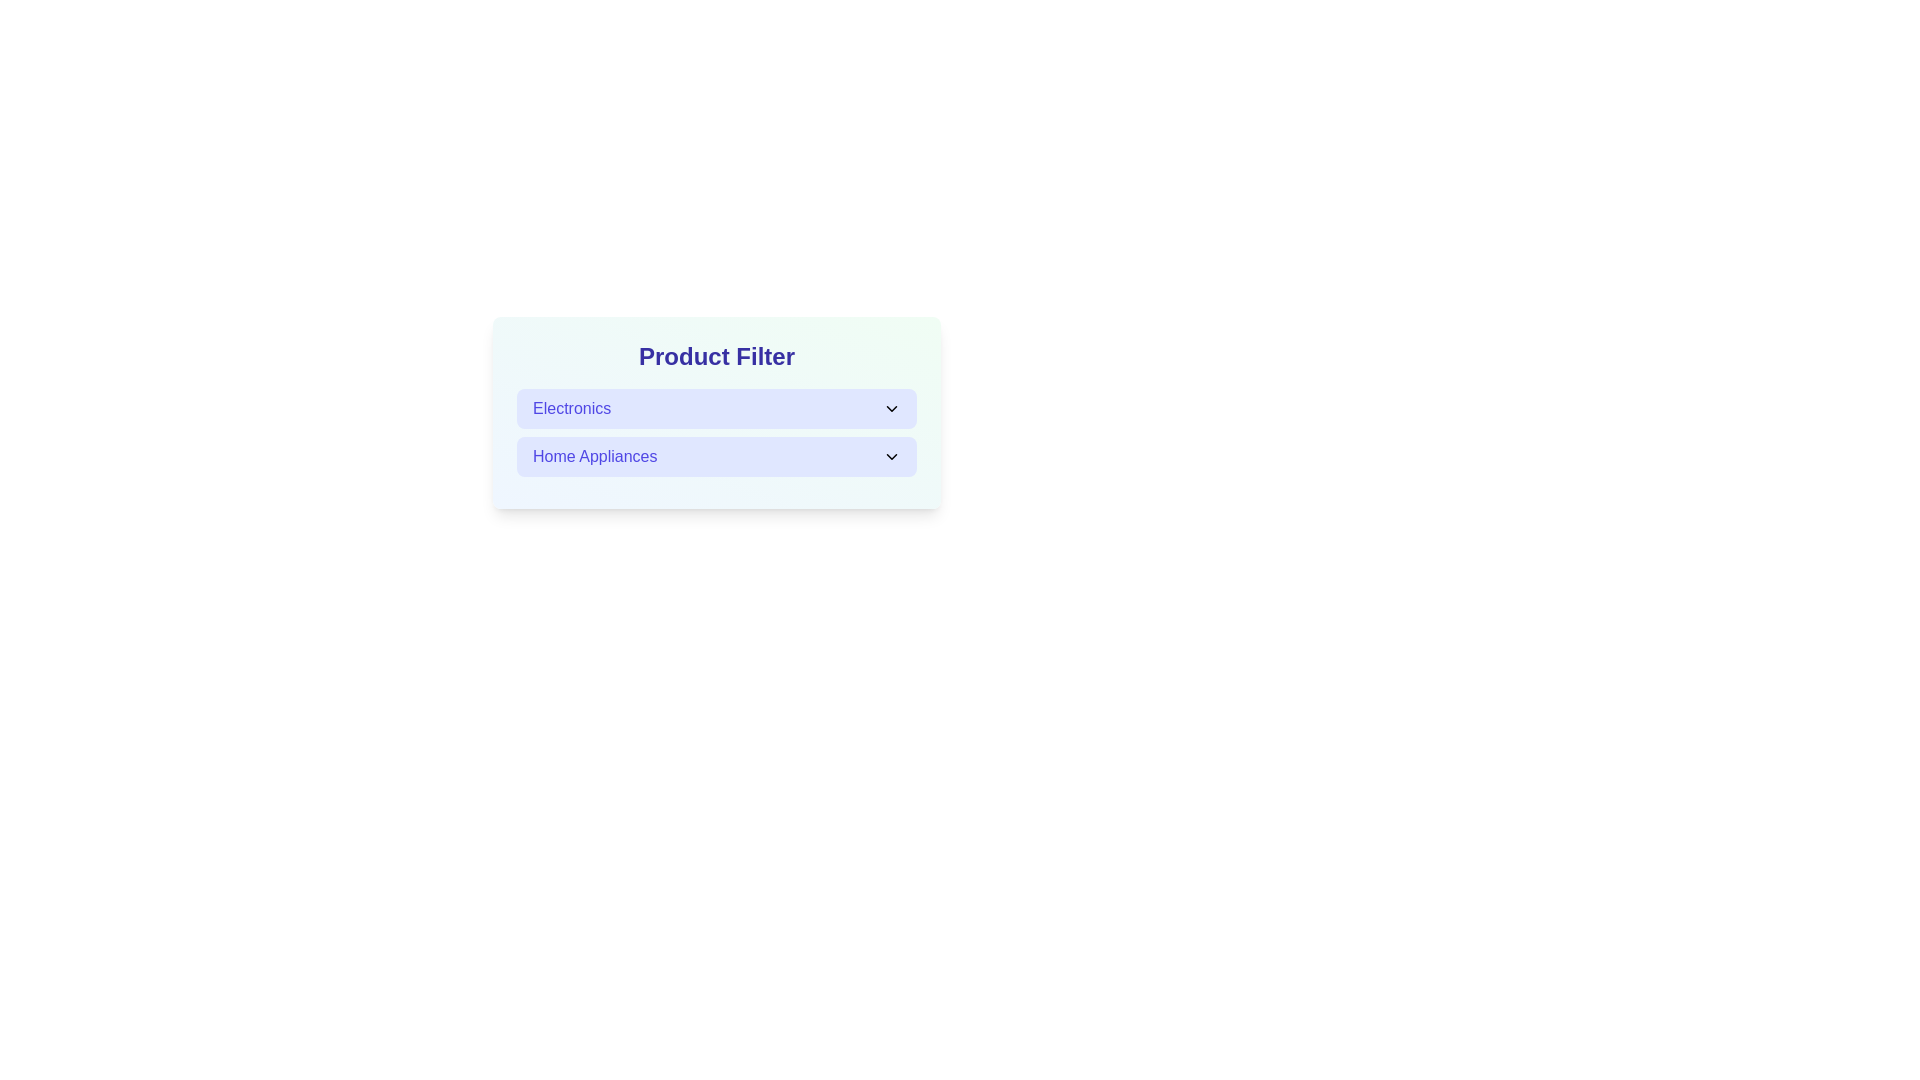 This screenshot has height=1080, width=1920. What do you see at coordinates (716, 356) in the screenshot?
I see `the 'Product Filter' text label, which serves as a section header for product categories including 'Electronics' and 'Home Appliances'` at bounding box center [716, 356].